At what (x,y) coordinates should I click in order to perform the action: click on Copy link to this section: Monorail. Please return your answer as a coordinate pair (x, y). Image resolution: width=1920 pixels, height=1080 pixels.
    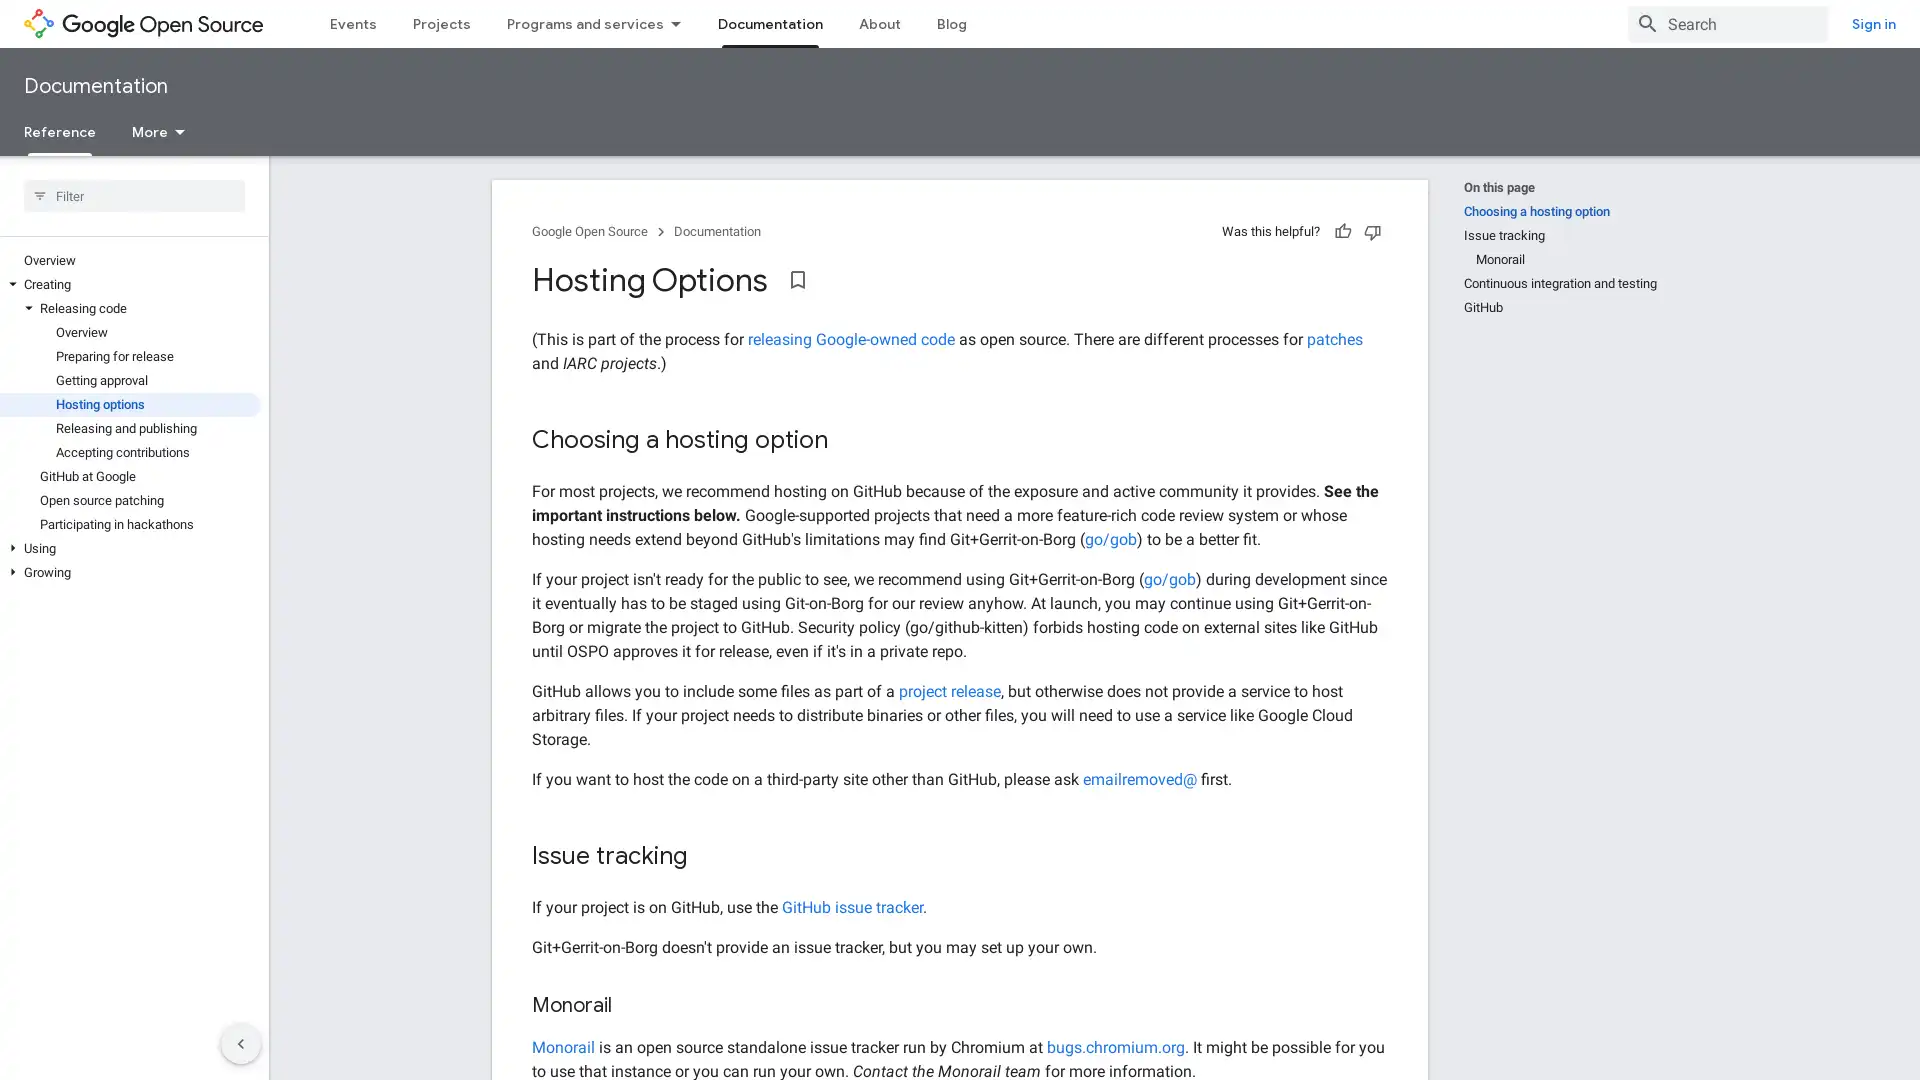
    Looking at the image, I should click on (631, 1006).